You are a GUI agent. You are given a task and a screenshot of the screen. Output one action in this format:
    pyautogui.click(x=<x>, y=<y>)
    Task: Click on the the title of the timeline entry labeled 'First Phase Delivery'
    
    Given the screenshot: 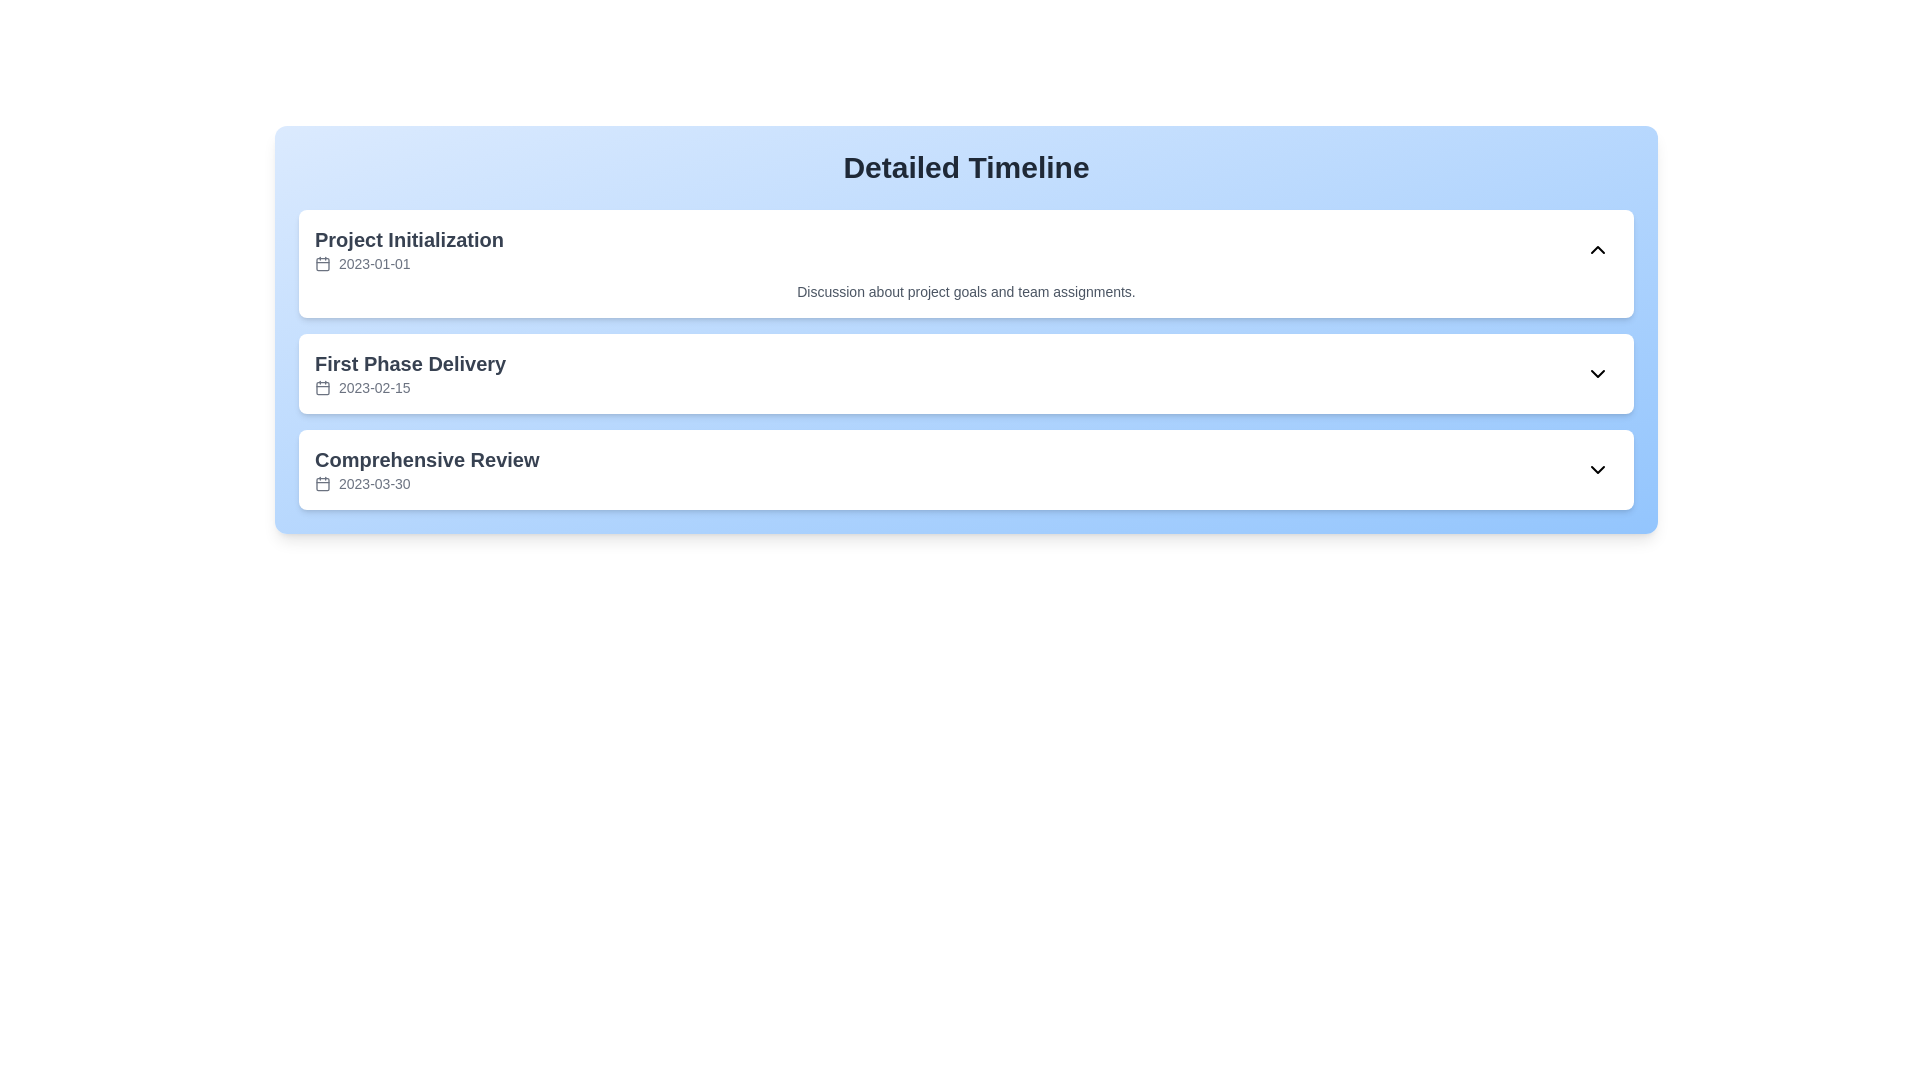 What is the action you would take?
    pyautogui.click(x=409, y=374)
    